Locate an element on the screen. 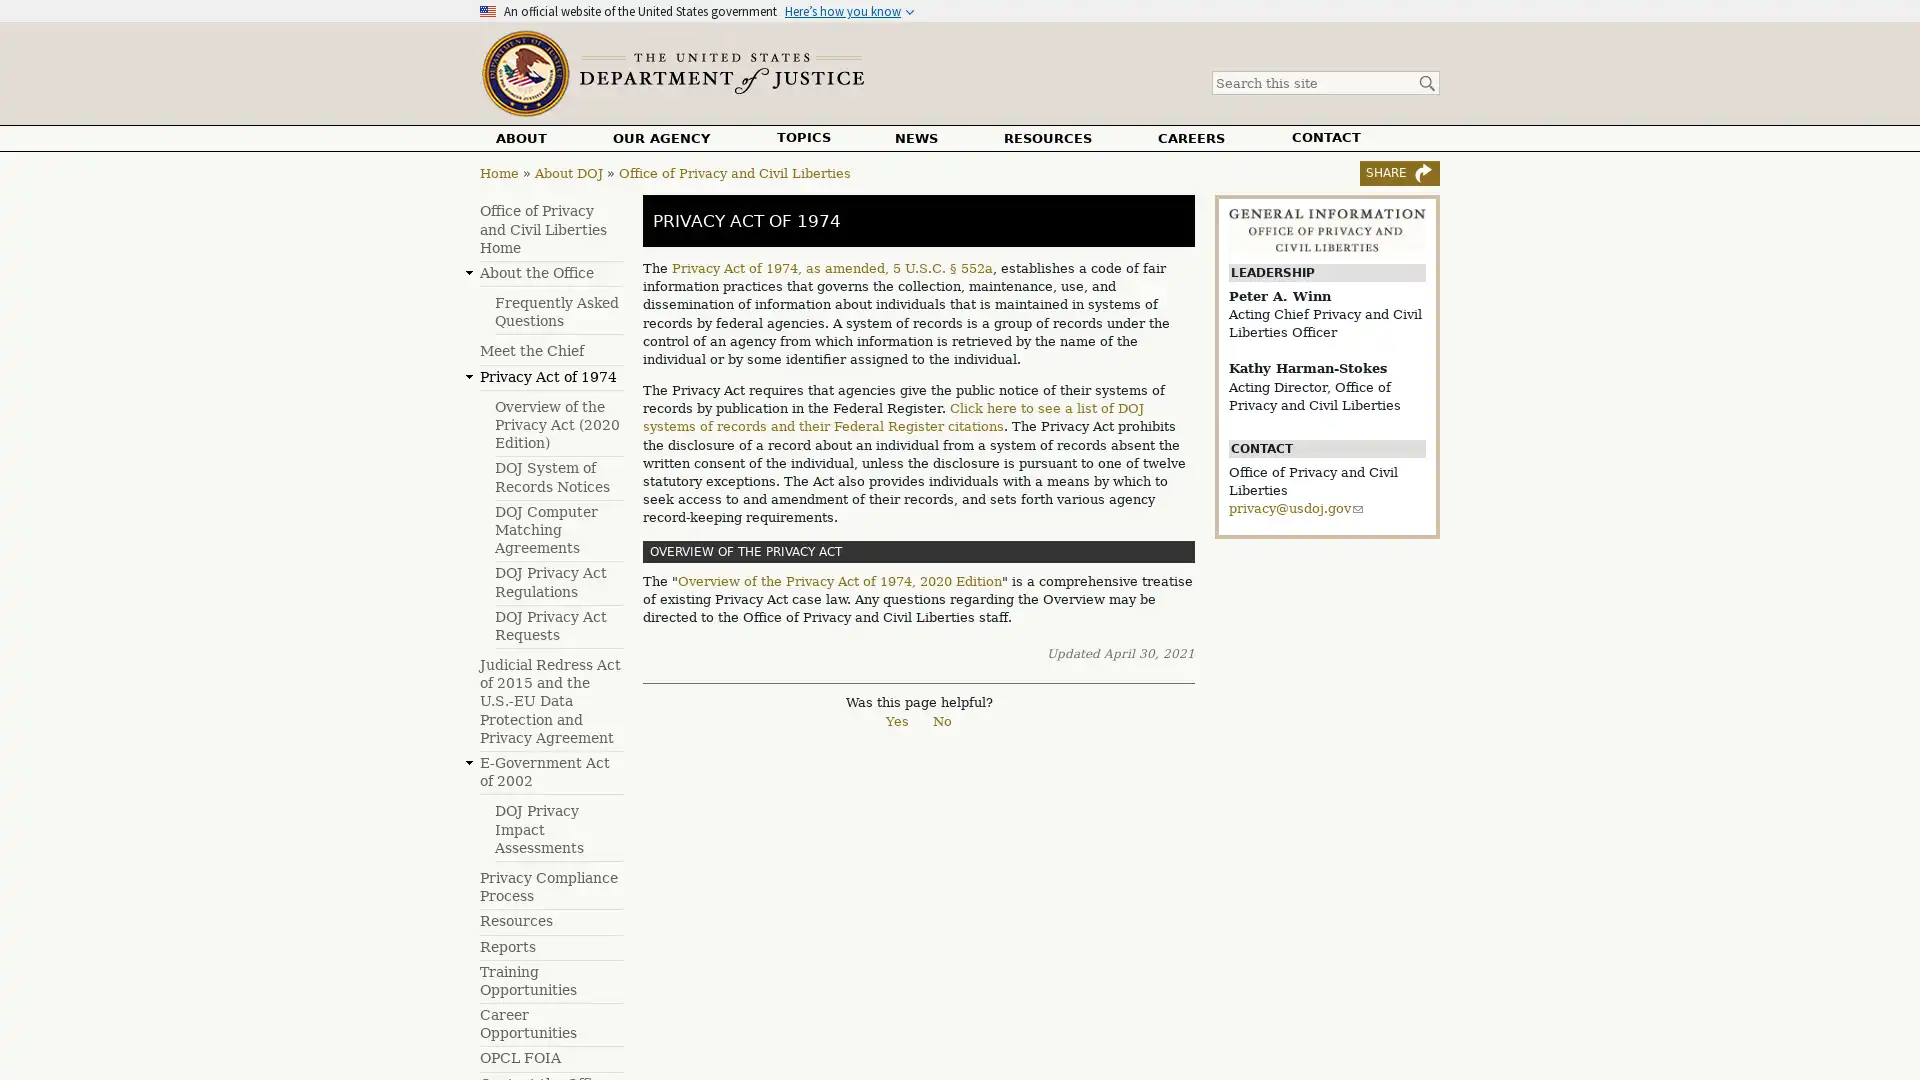  Heres how you know is located at coordinates (849, 11).